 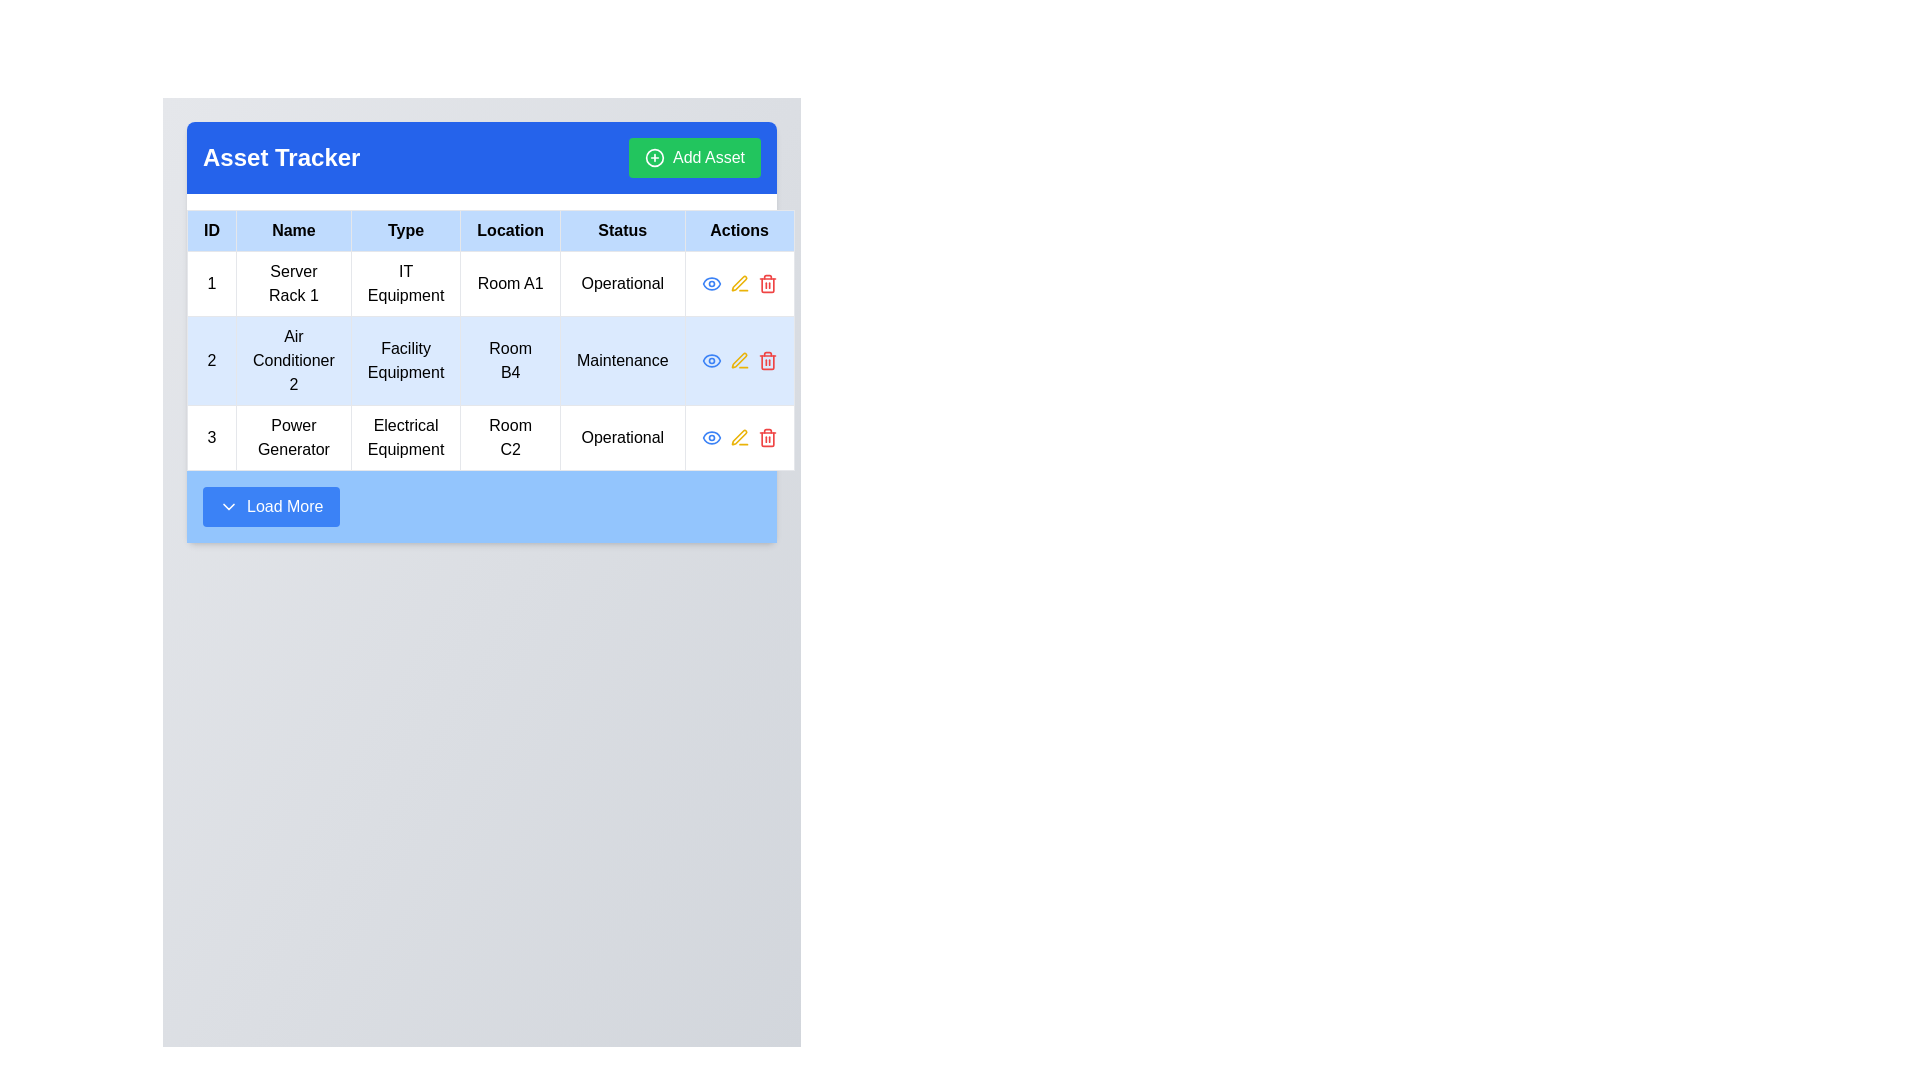 What do you see at coordinates (292, 437) in the screenshot?
I see `the non-interactive text label in the second cell of the third row of the table, which is adjacent to the left of the 'Electrical Equipment' cell and to the right of the '3' cell` at bounding box center [292, 437].